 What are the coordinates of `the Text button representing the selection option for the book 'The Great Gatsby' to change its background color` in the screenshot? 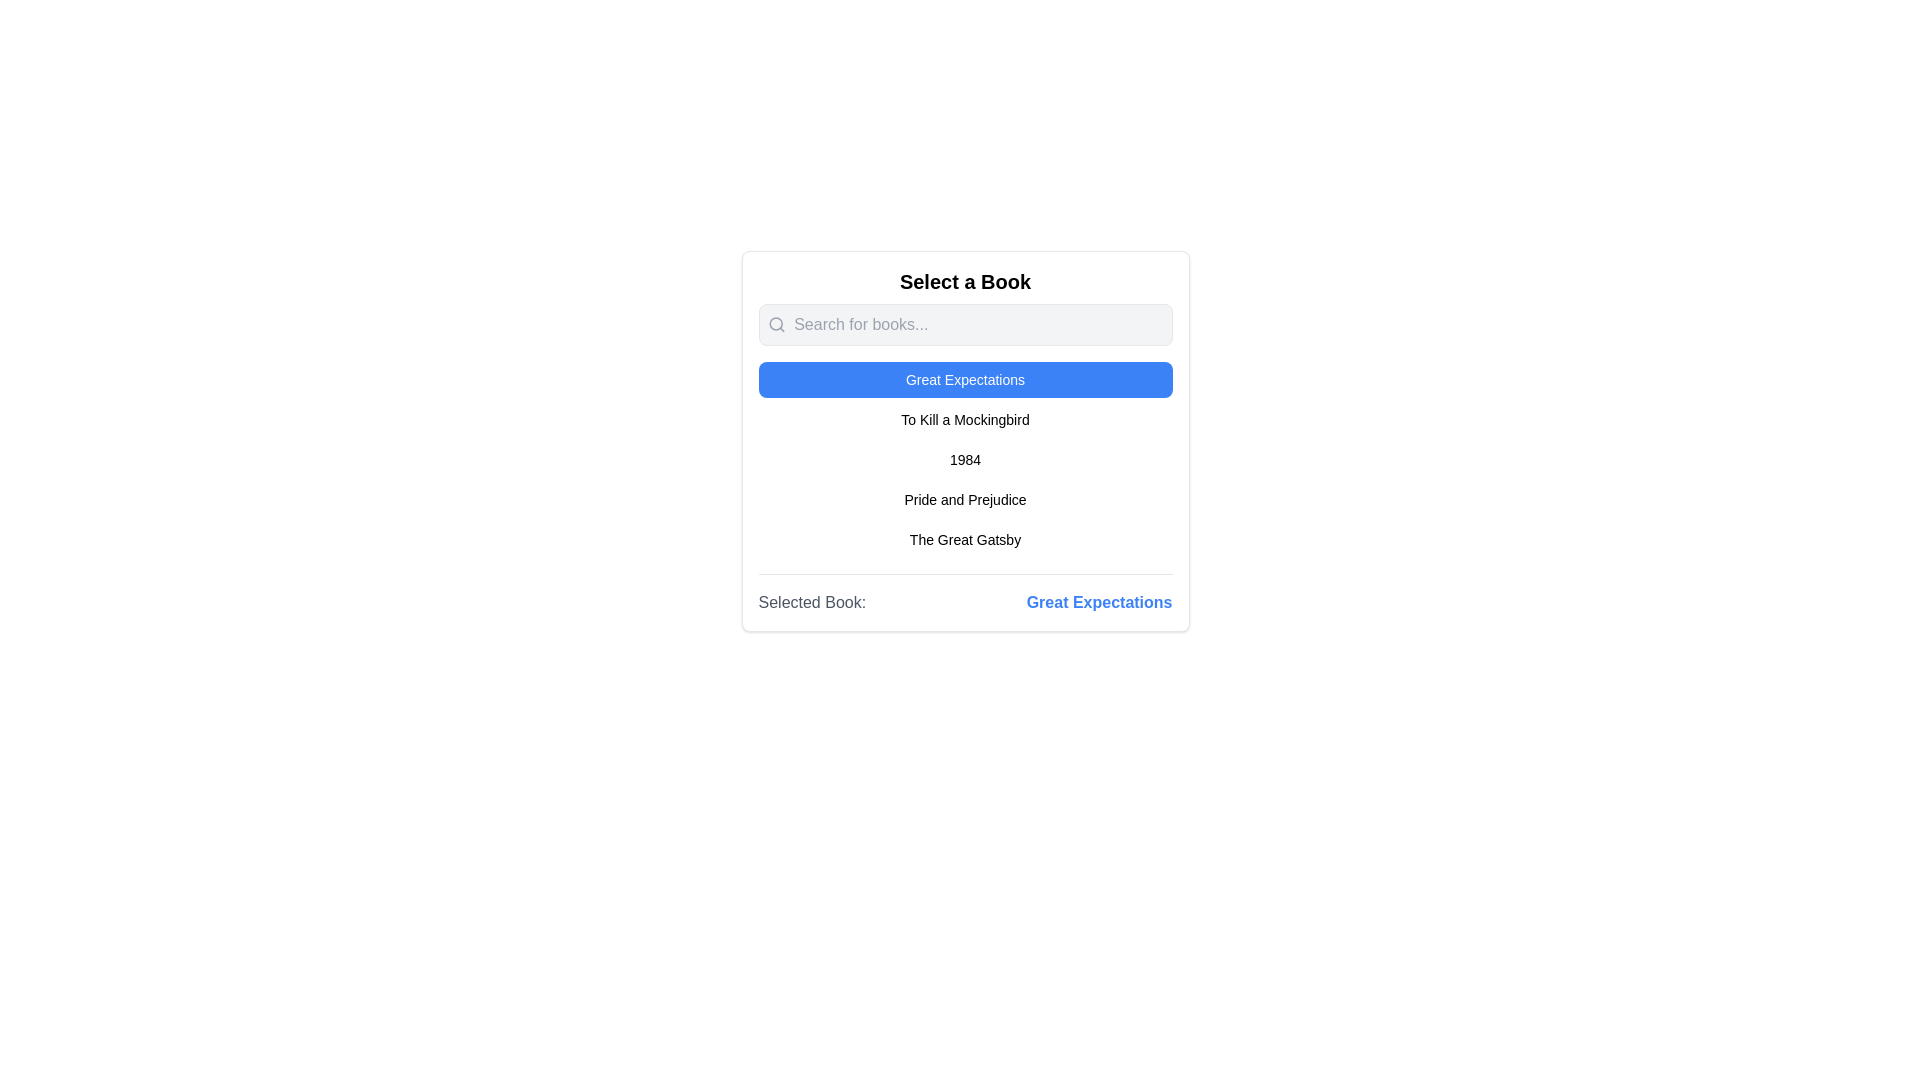 It's located at (965, 540).